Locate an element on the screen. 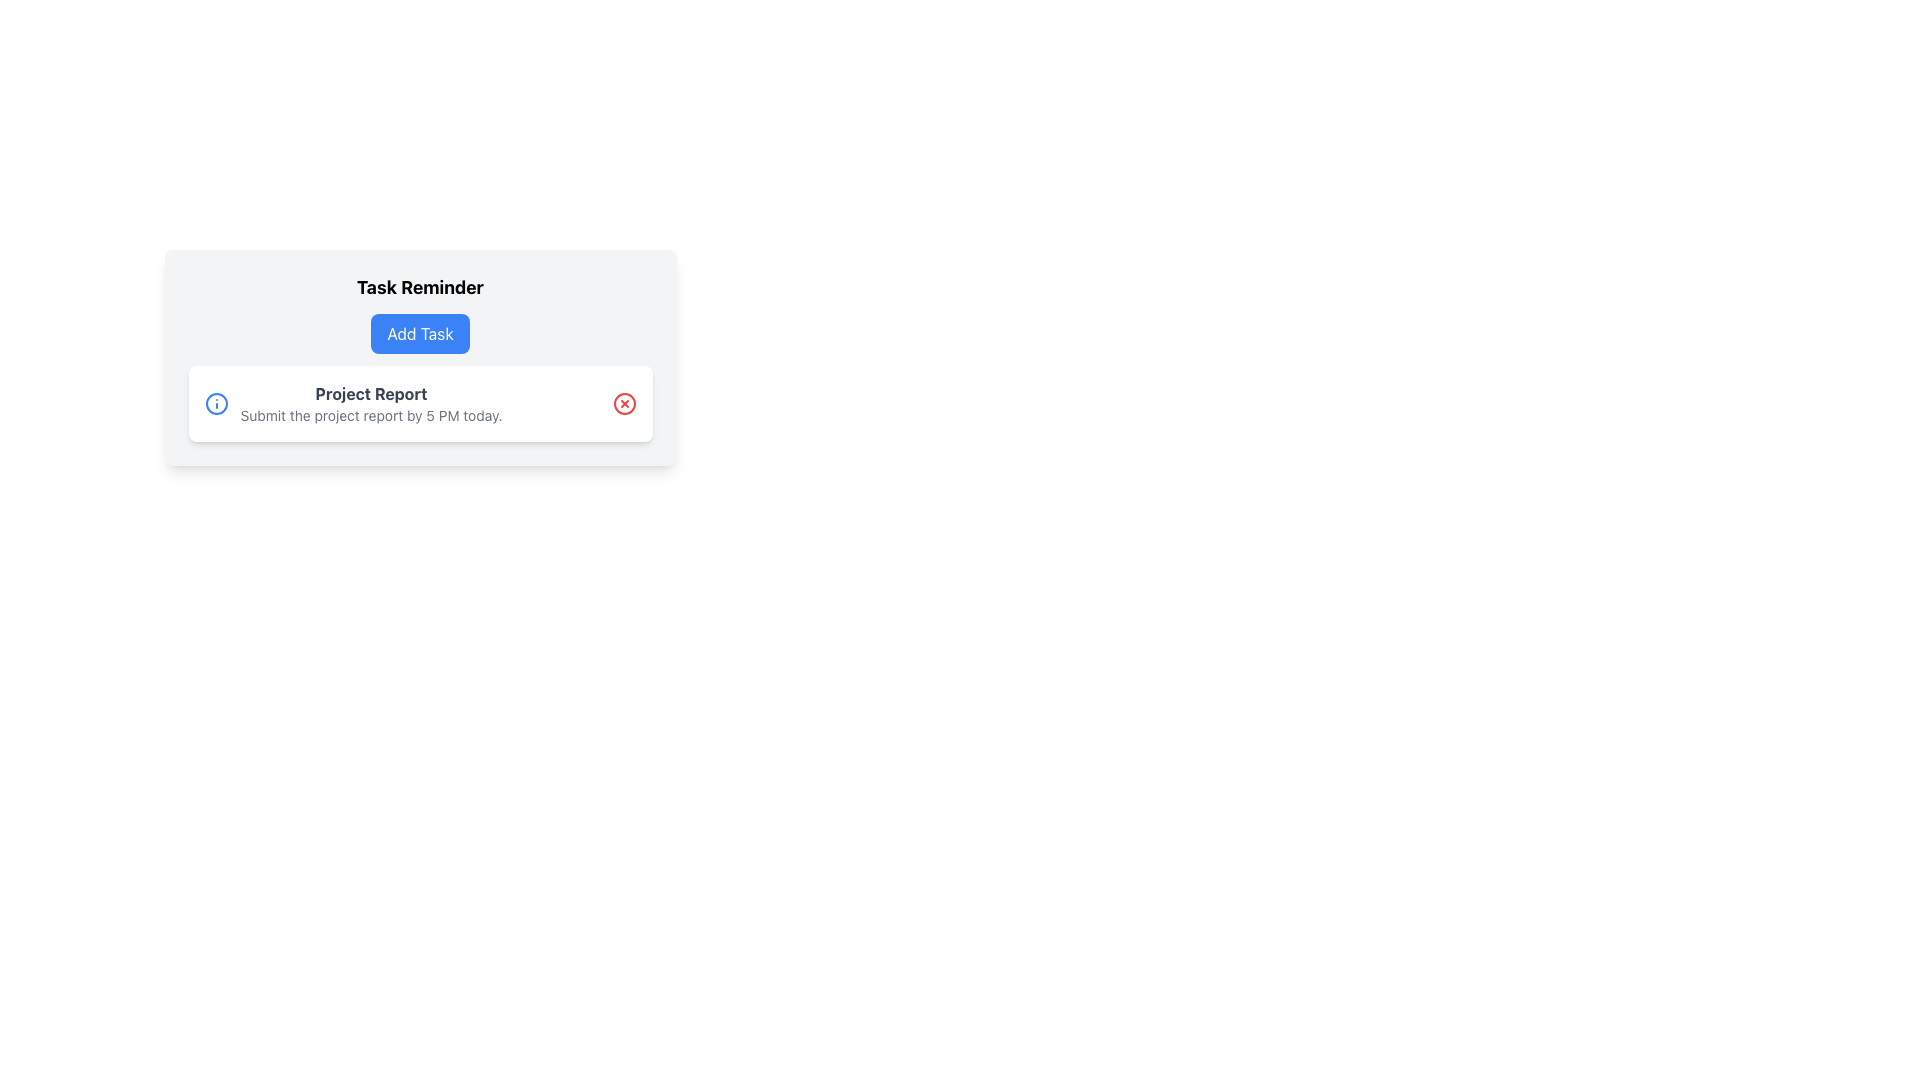  the informational icon in the 'Task Reminder' section, which is the leftmost element aligned with the title 'Project Report.' is located at coordinates (216, 404).